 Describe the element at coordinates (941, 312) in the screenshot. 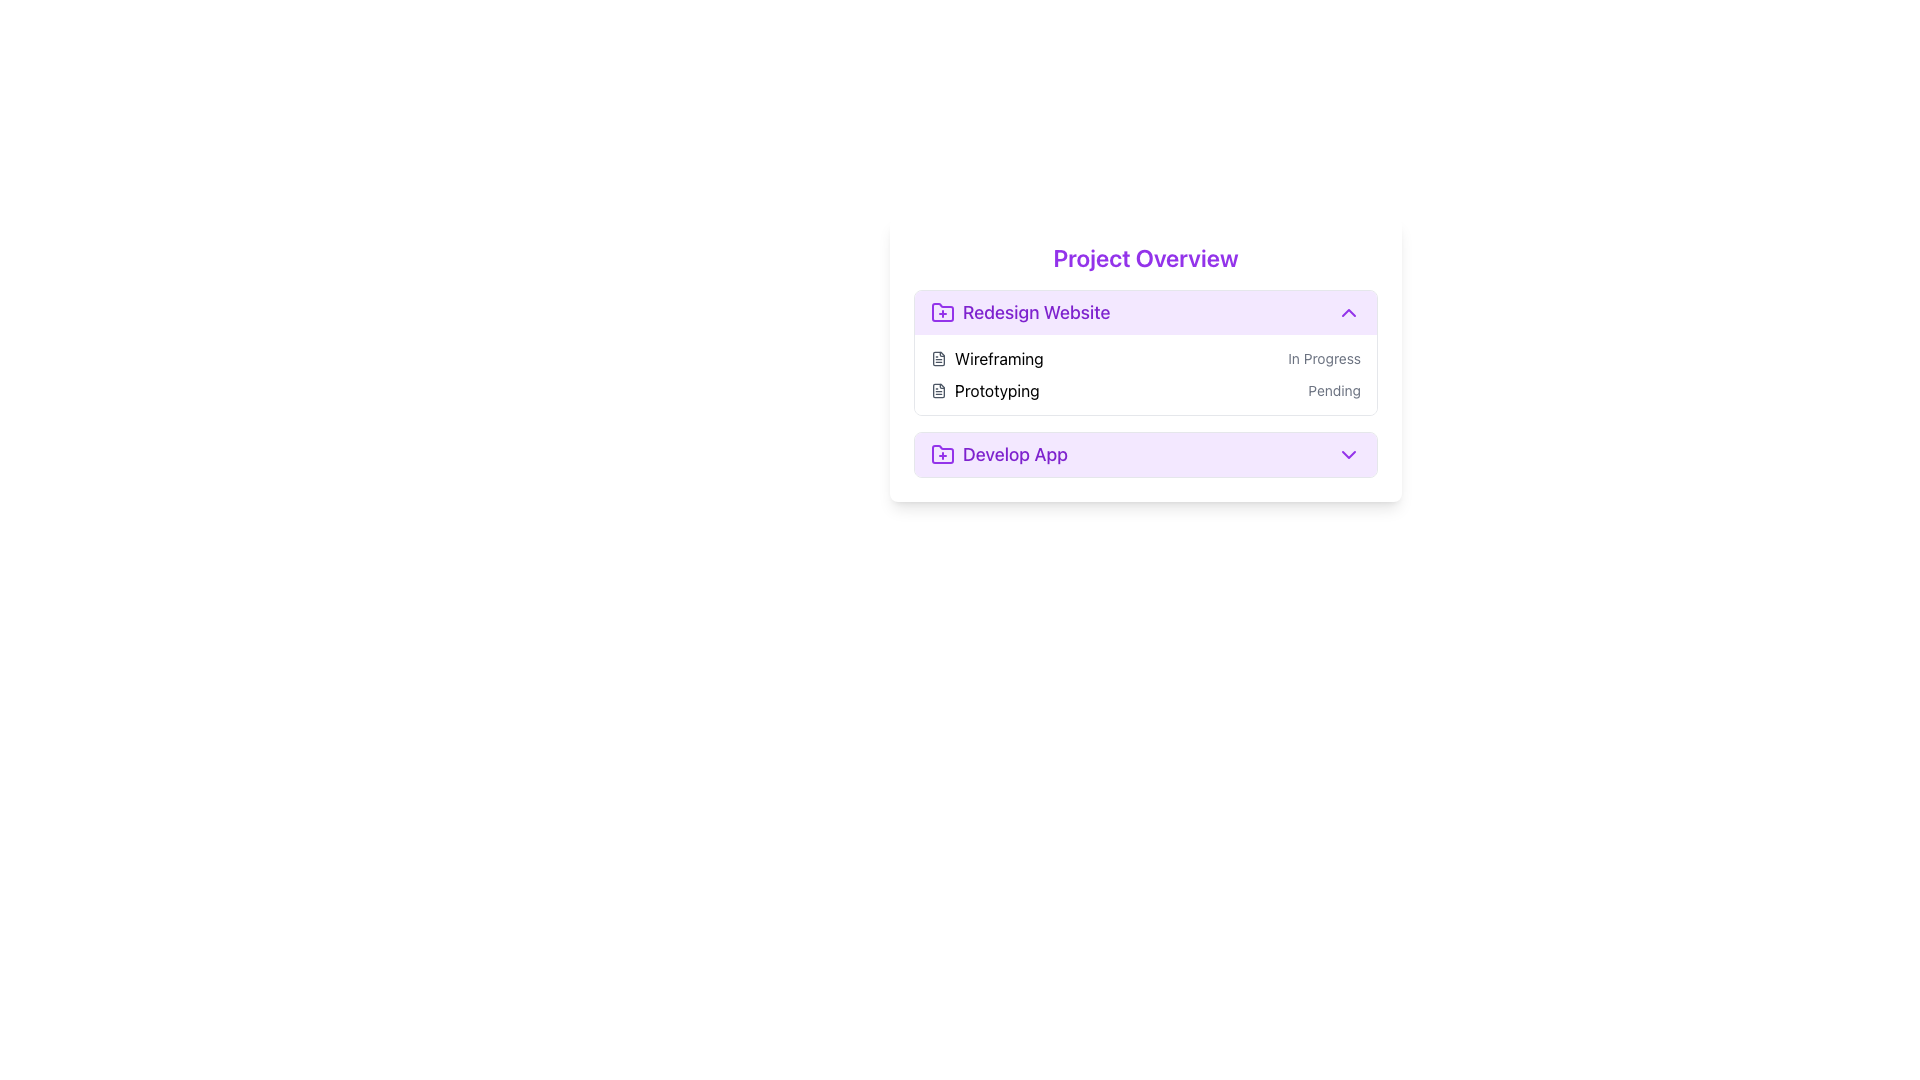

I see `the purple folder icon with a plus sign overlay located to the left of the text 'Redesign Website' in the header area under 'Project Overview'` at that location.